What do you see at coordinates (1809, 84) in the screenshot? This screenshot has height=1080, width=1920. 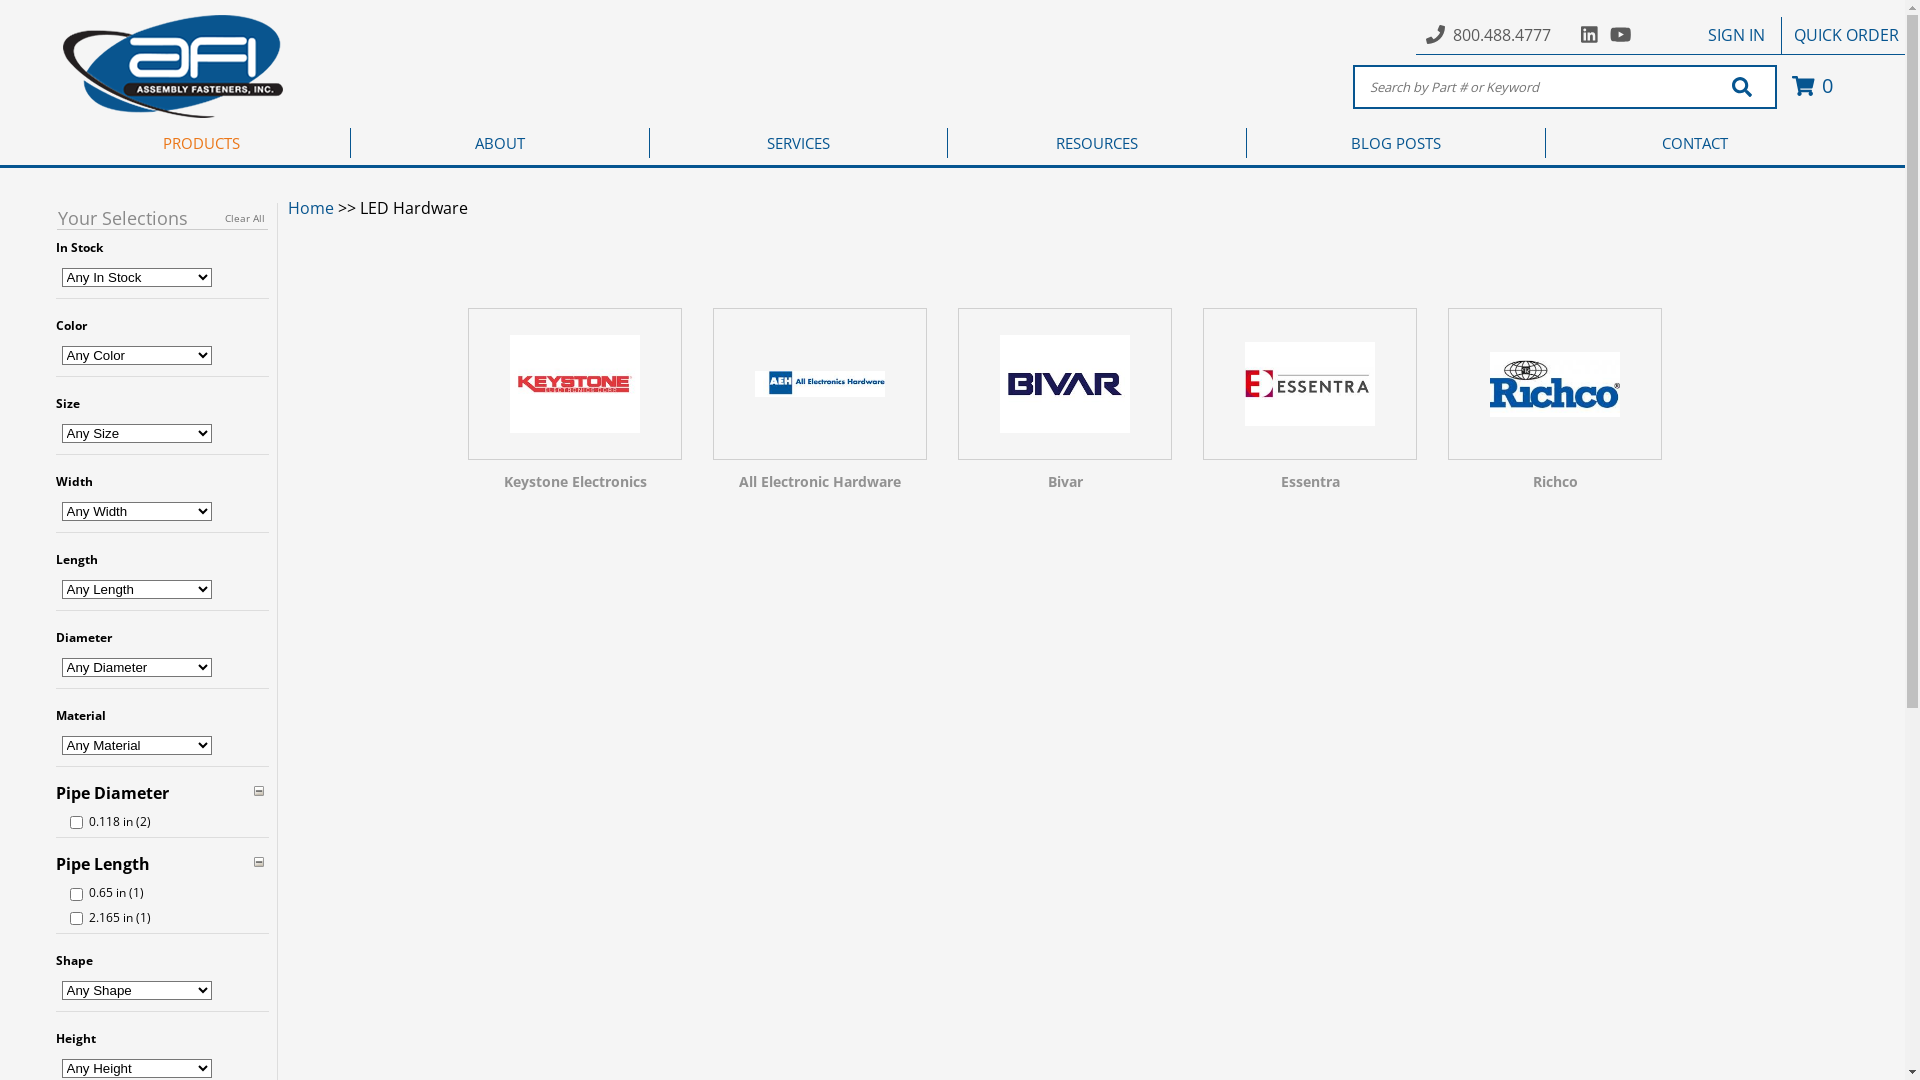 I see `'0'` at bounding box center [1809, 84].